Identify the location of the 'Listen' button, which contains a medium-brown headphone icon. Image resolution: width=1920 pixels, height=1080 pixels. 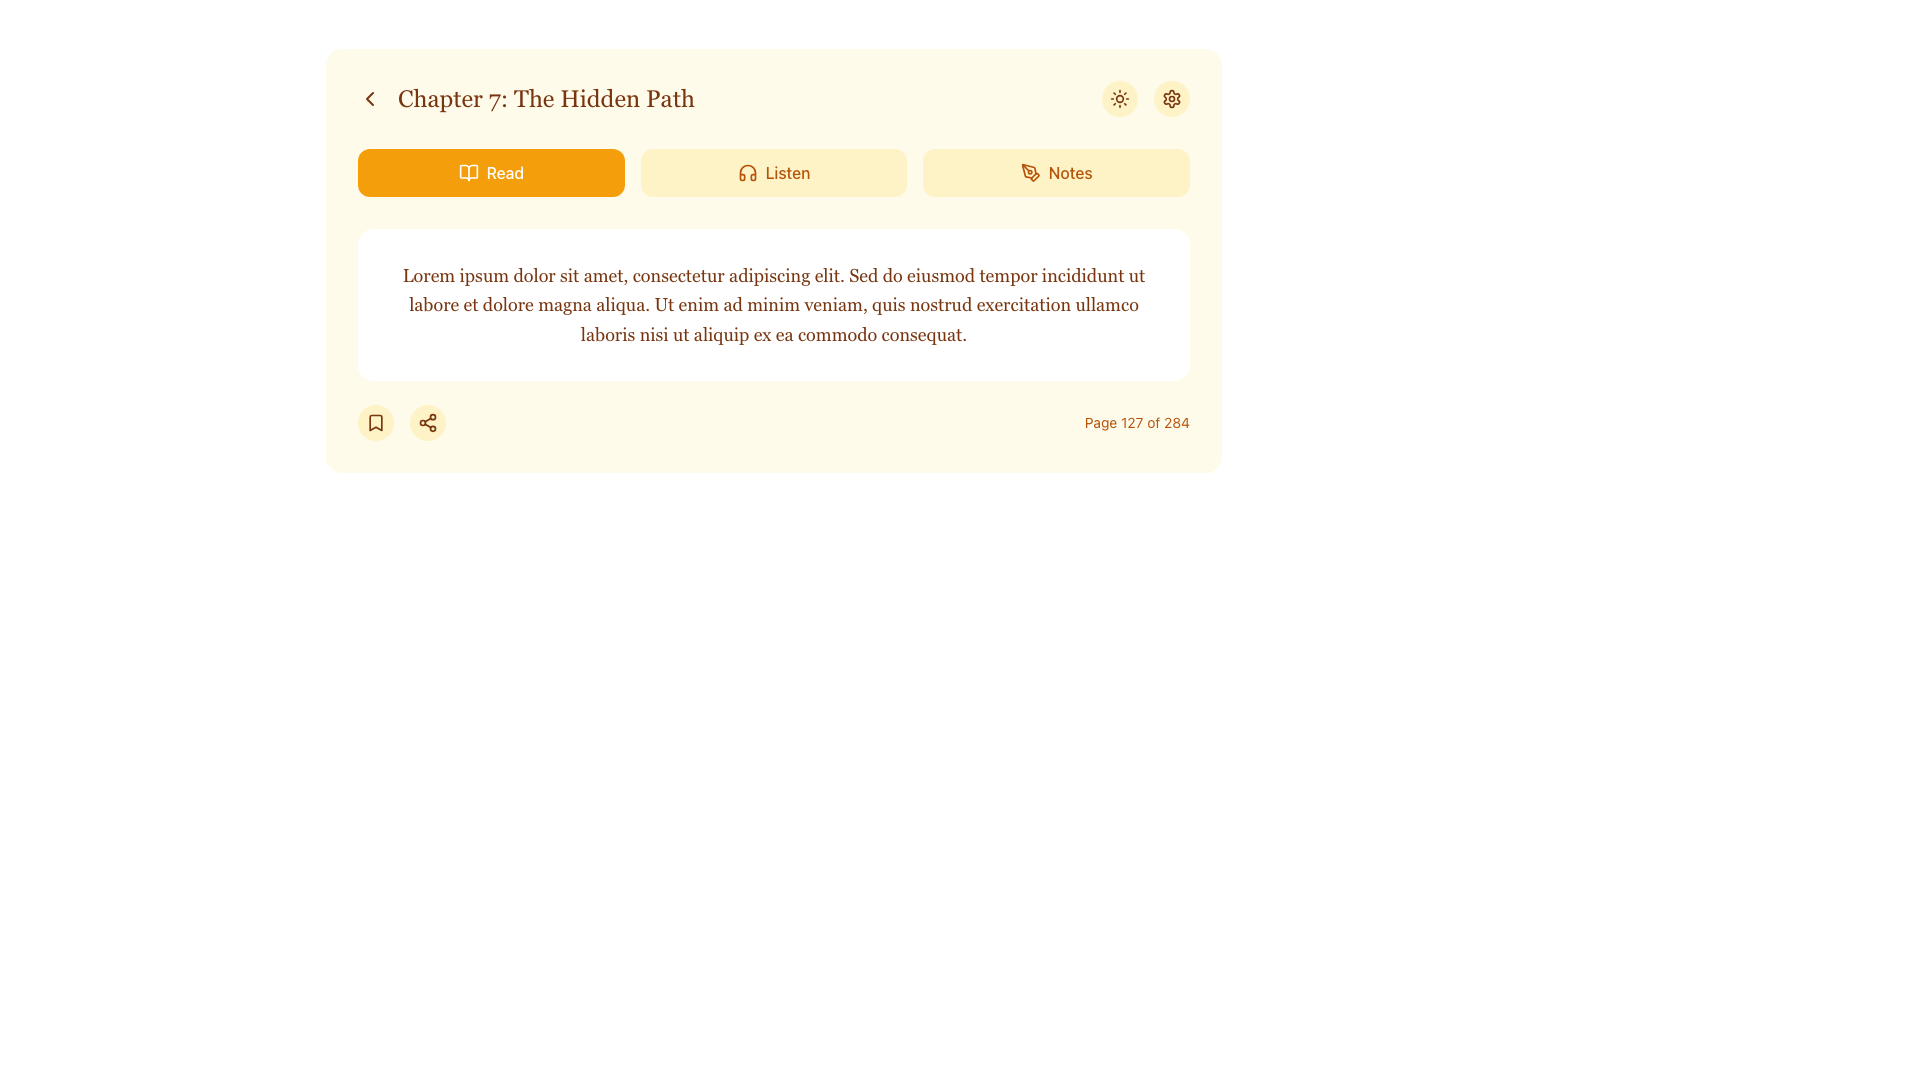
(746, 172).